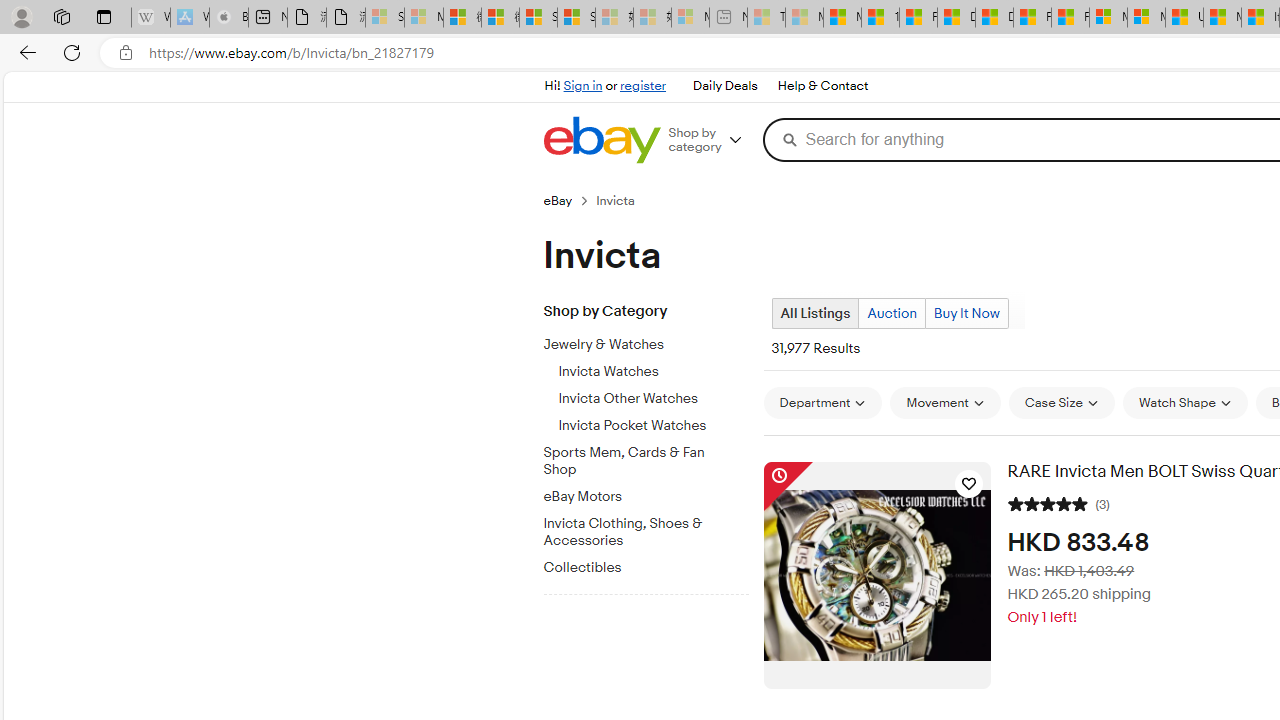 The height and width of the screenshot is (720, 1280). Describe the element at coordinates (653, 493) in the screenshot. I see `'eBay Motors'` at that location.